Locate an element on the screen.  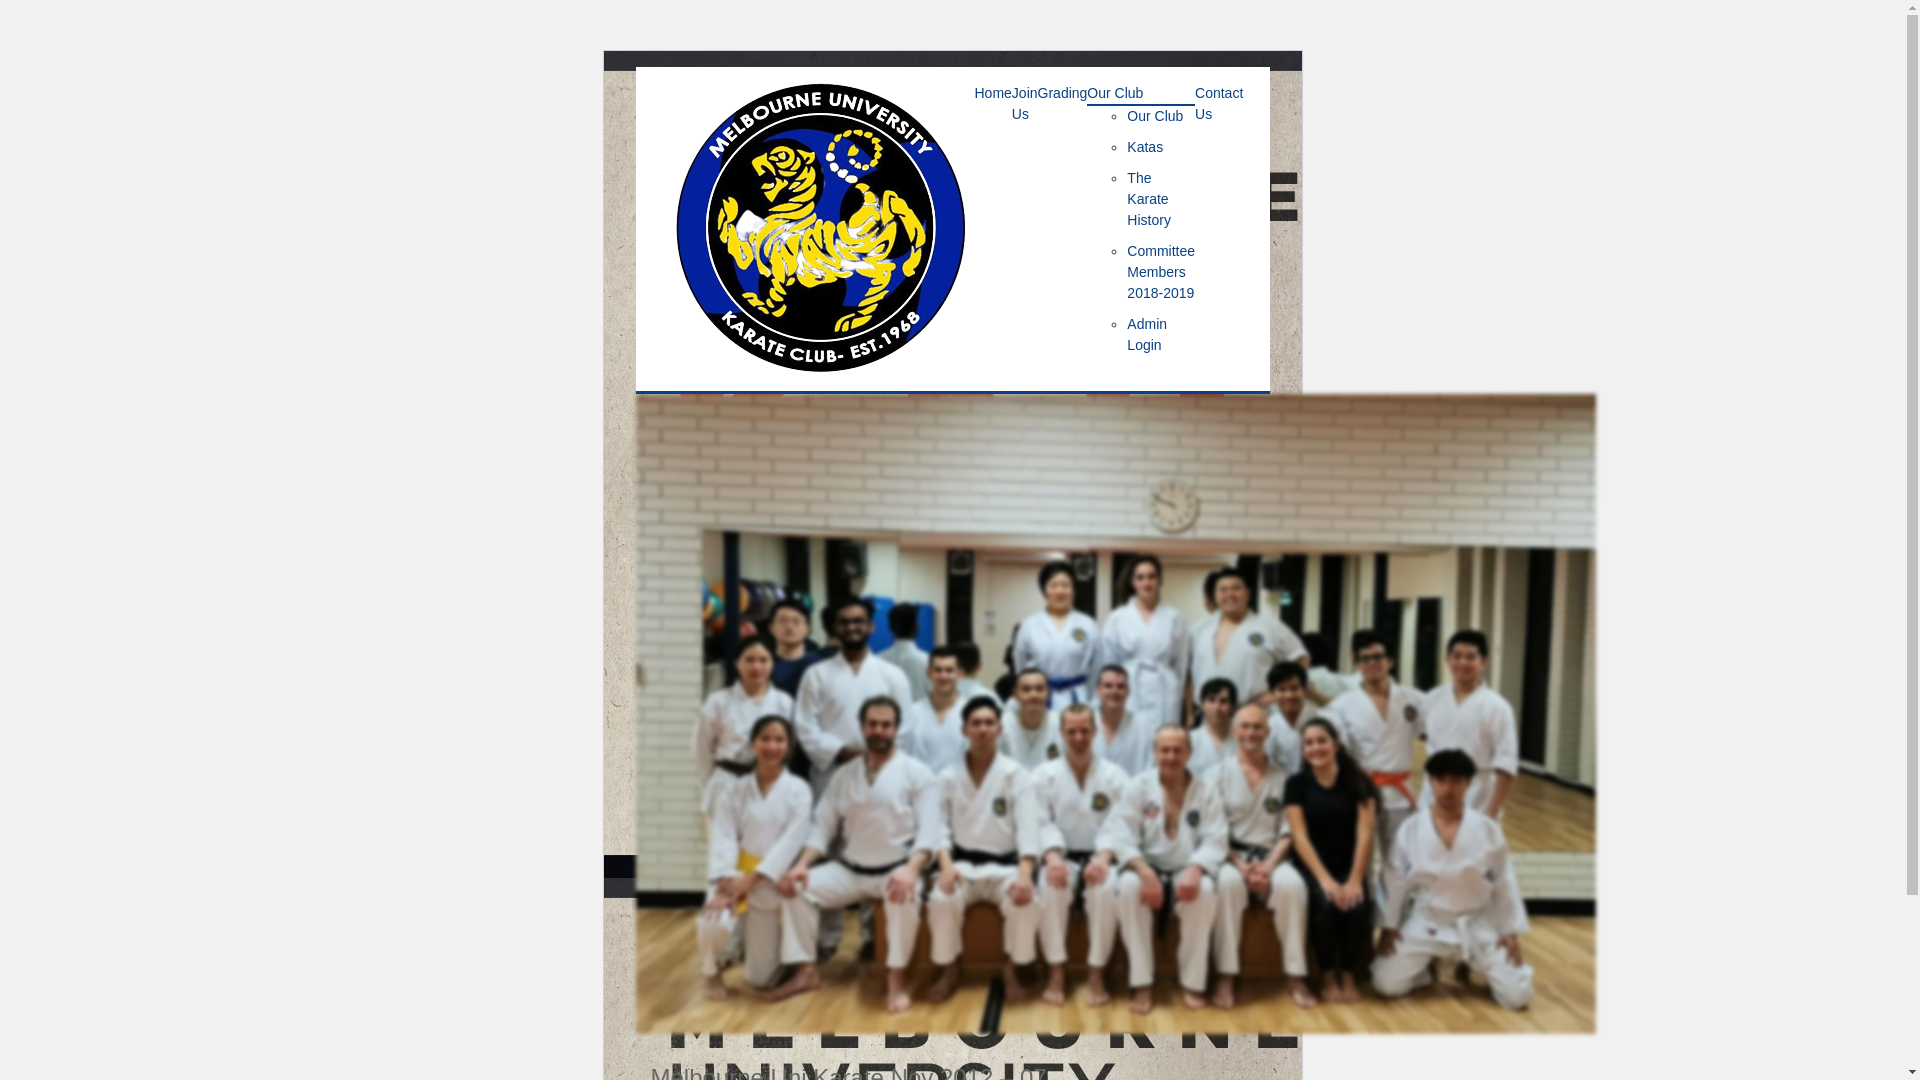
'The Karate History' is located at coordinates (1148, 199).